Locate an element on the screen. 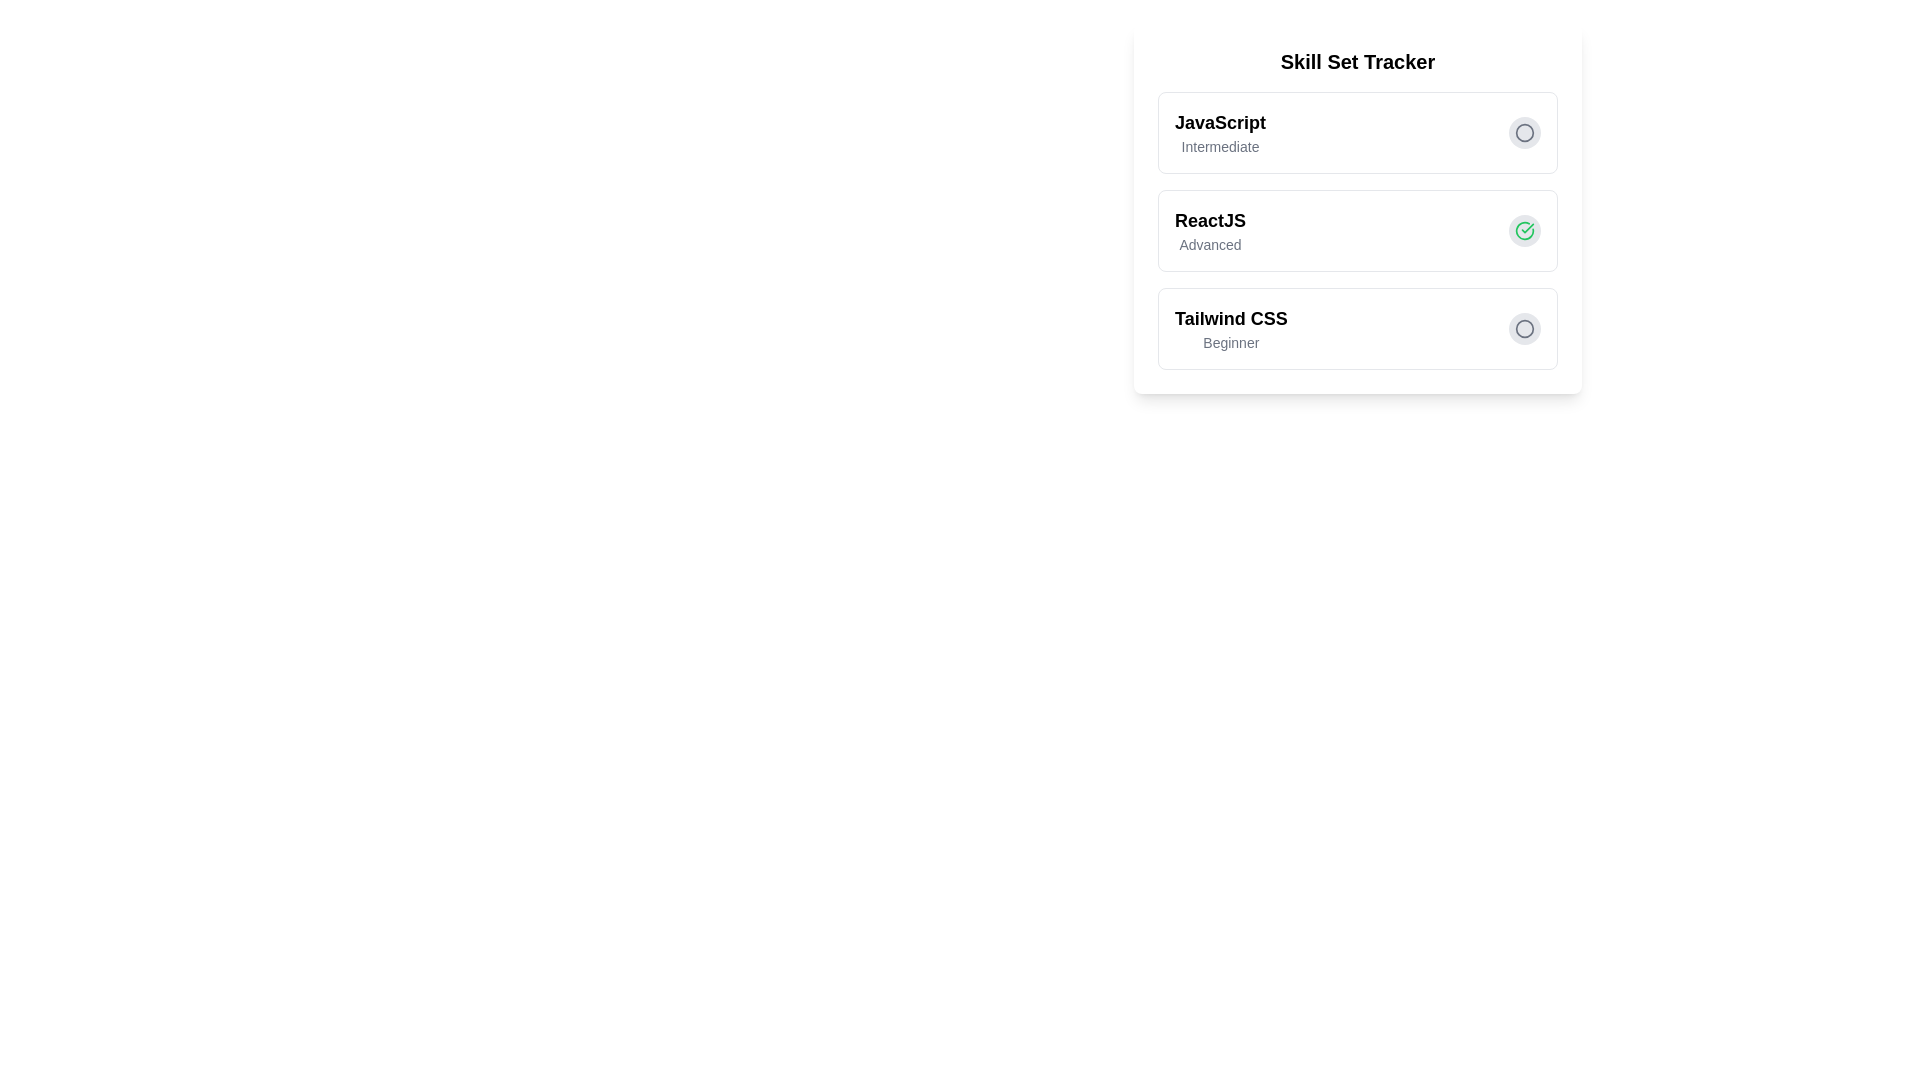 Image resolution: width=1920 pixels, height=1080 pixels. the empty circle icon with a thin gray border, located at the right end of the 'Tailwind CSS' row in the 'Skill Set Tracker' interface is located at coordinates (1524, 132).